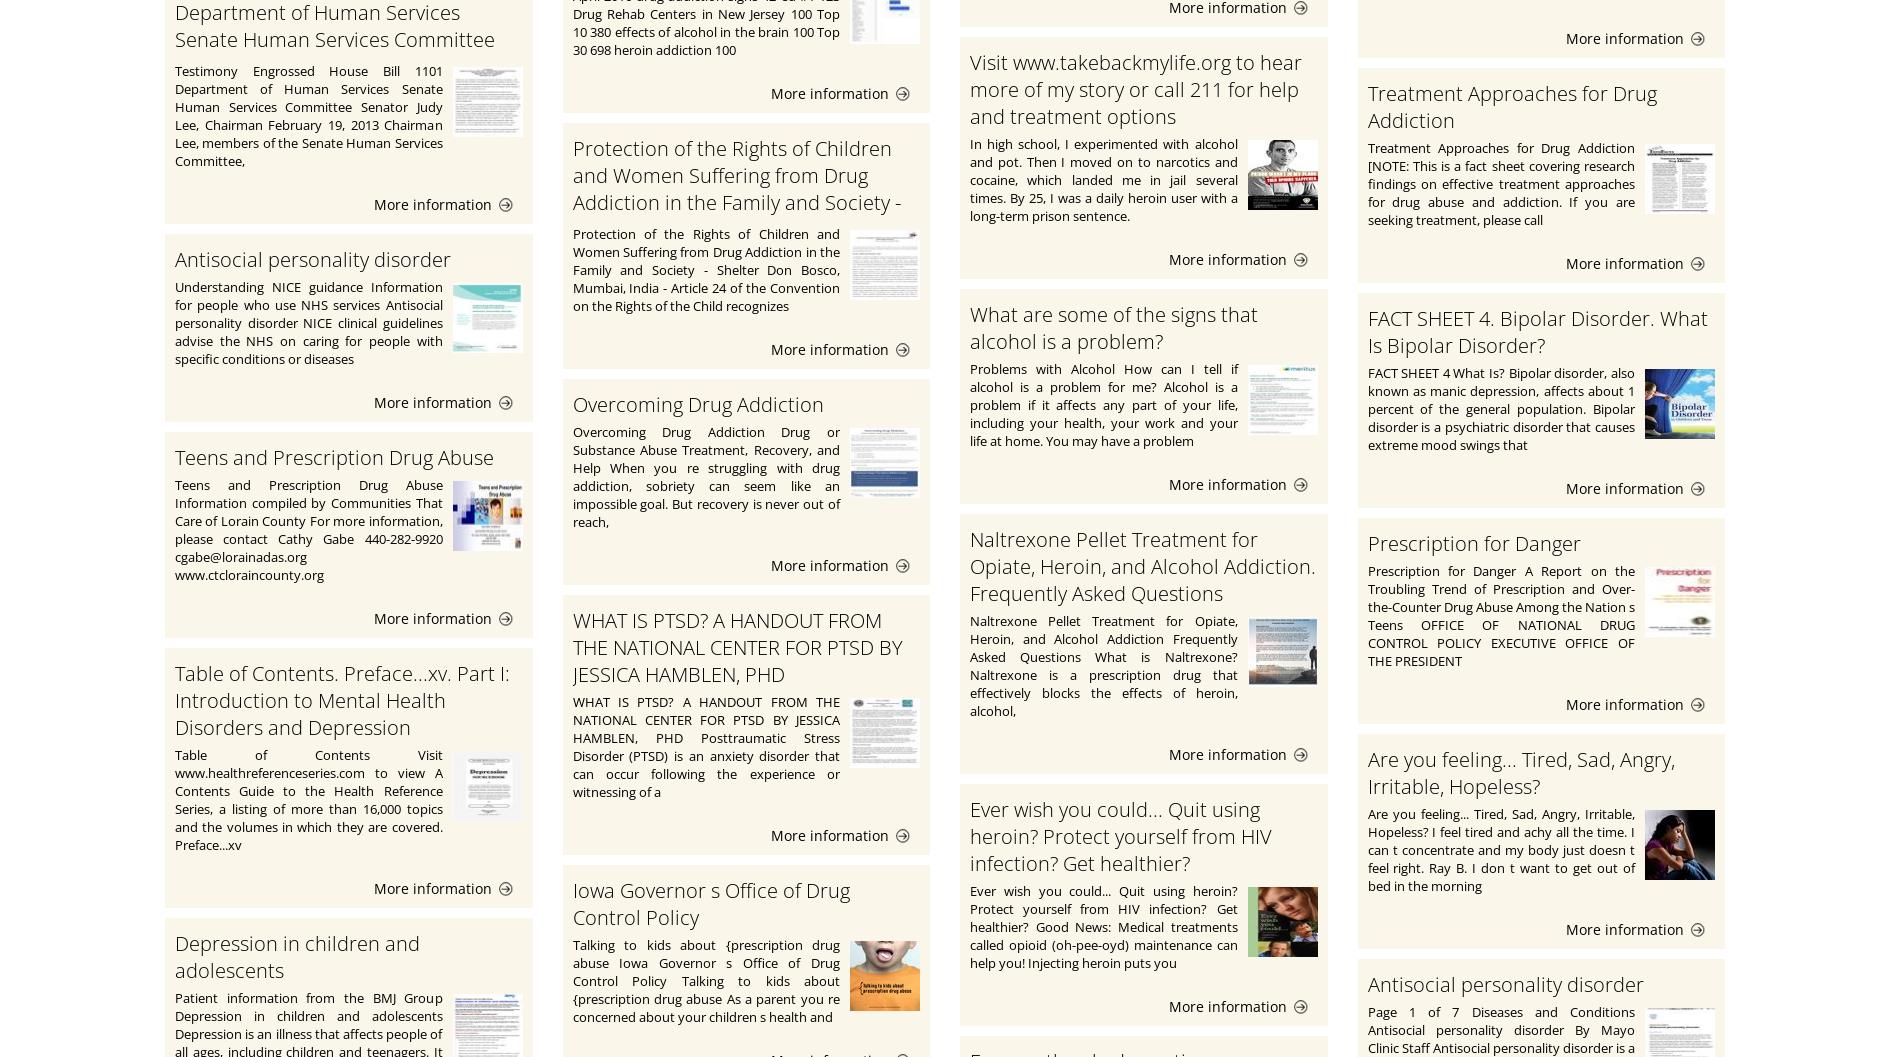  Describe the element at coordinates (307, 323) in the screenshot. I see `'Understanding NICE guidance Information for people who use NHS services Antisocial personality disorder NICE clinical guidelines advise the NHS on caring for people with specific conditions or diseases'` at that location.